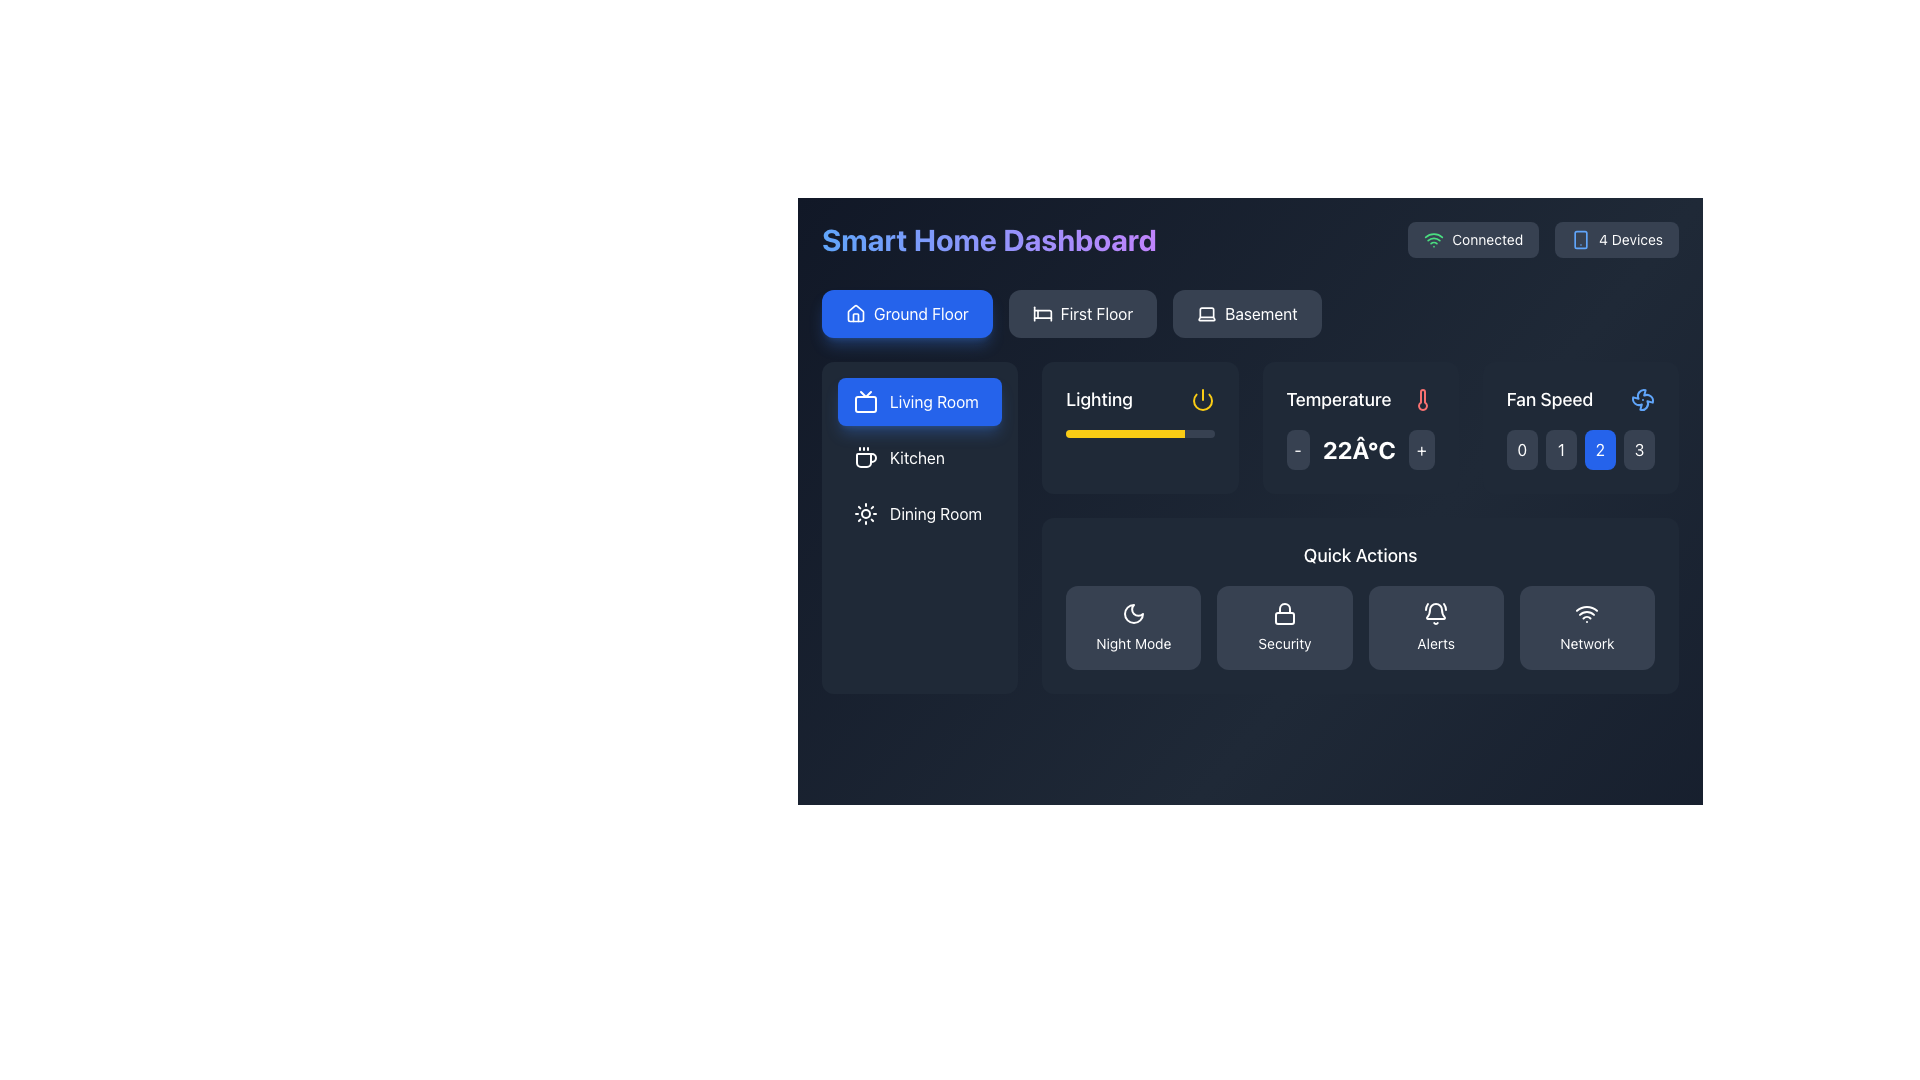  I want to click on the 'Fan Speed' icon located at the top of the 'Fan Speed' card in the Smart Home Dashboard, so click(1642, 400).